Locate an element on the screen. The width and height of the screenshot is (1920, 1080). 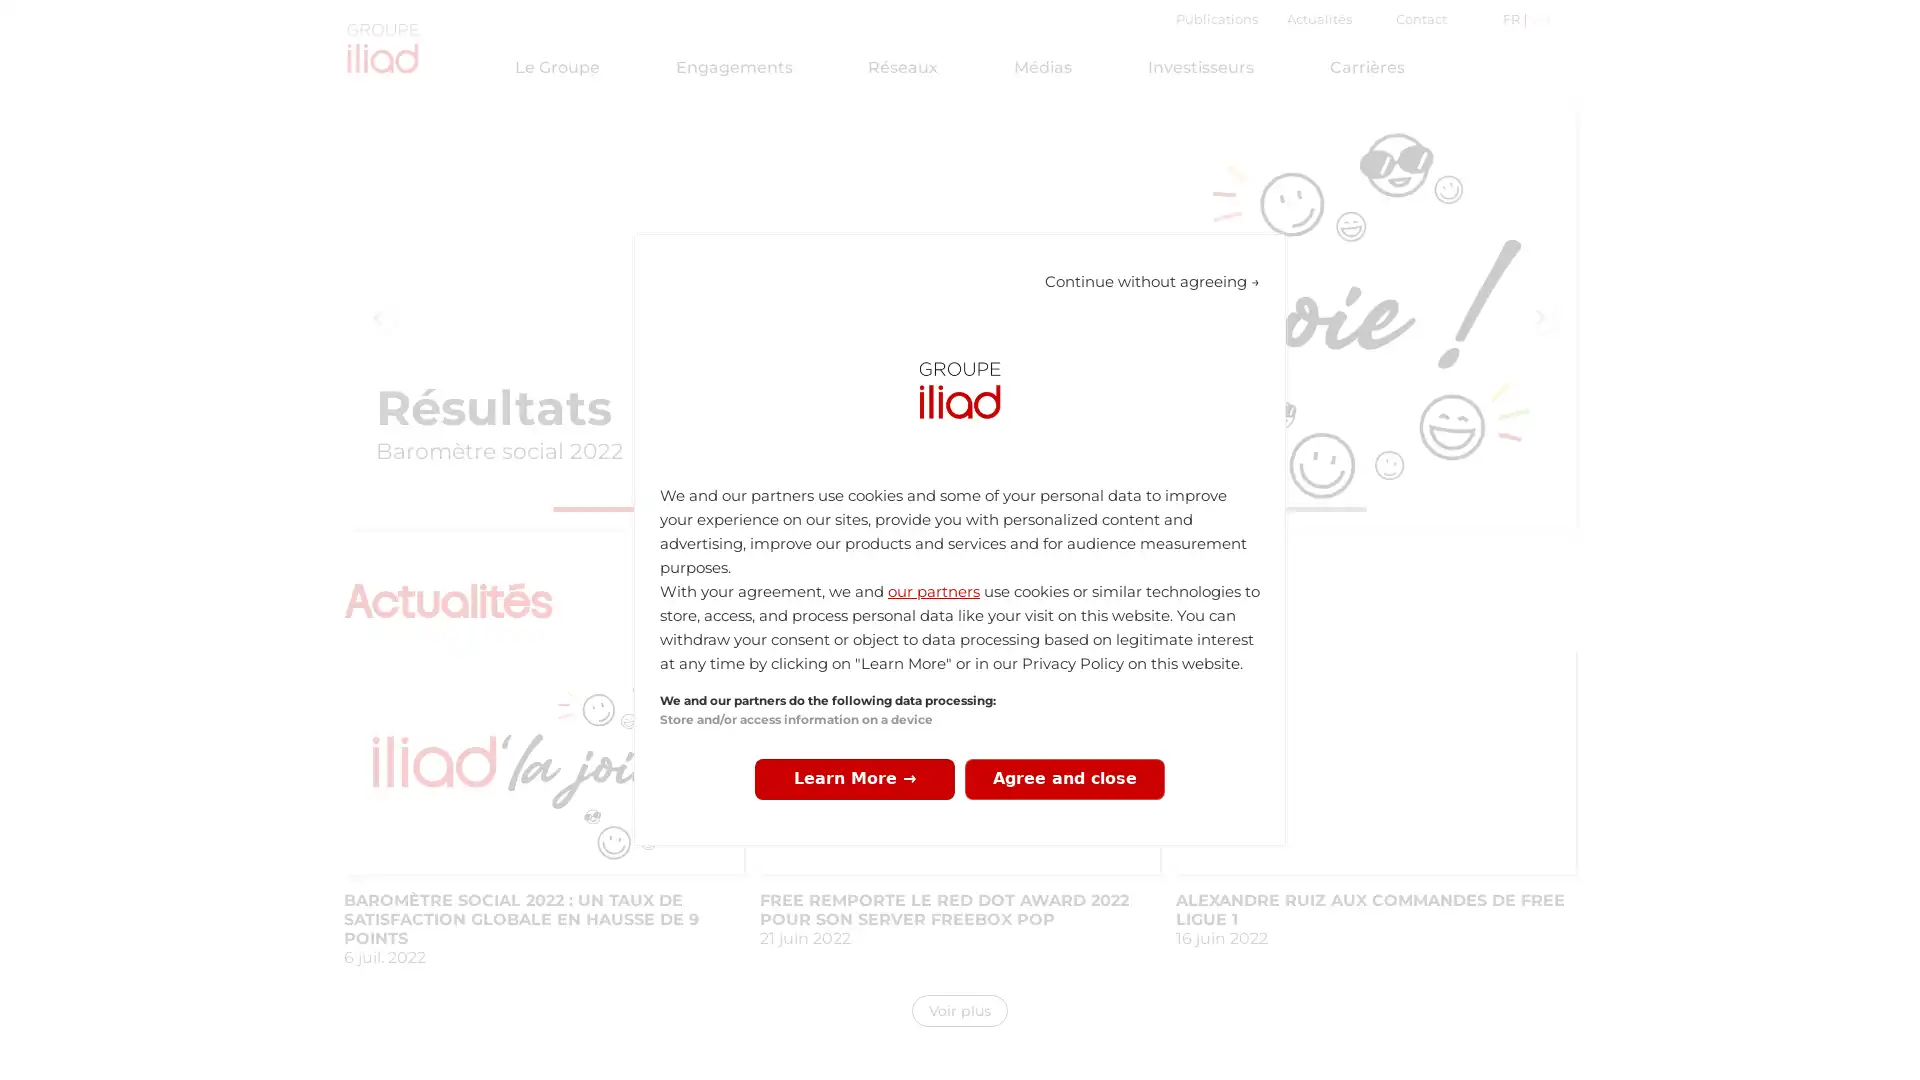
Voir plus is located at coordinates (960, 1010).